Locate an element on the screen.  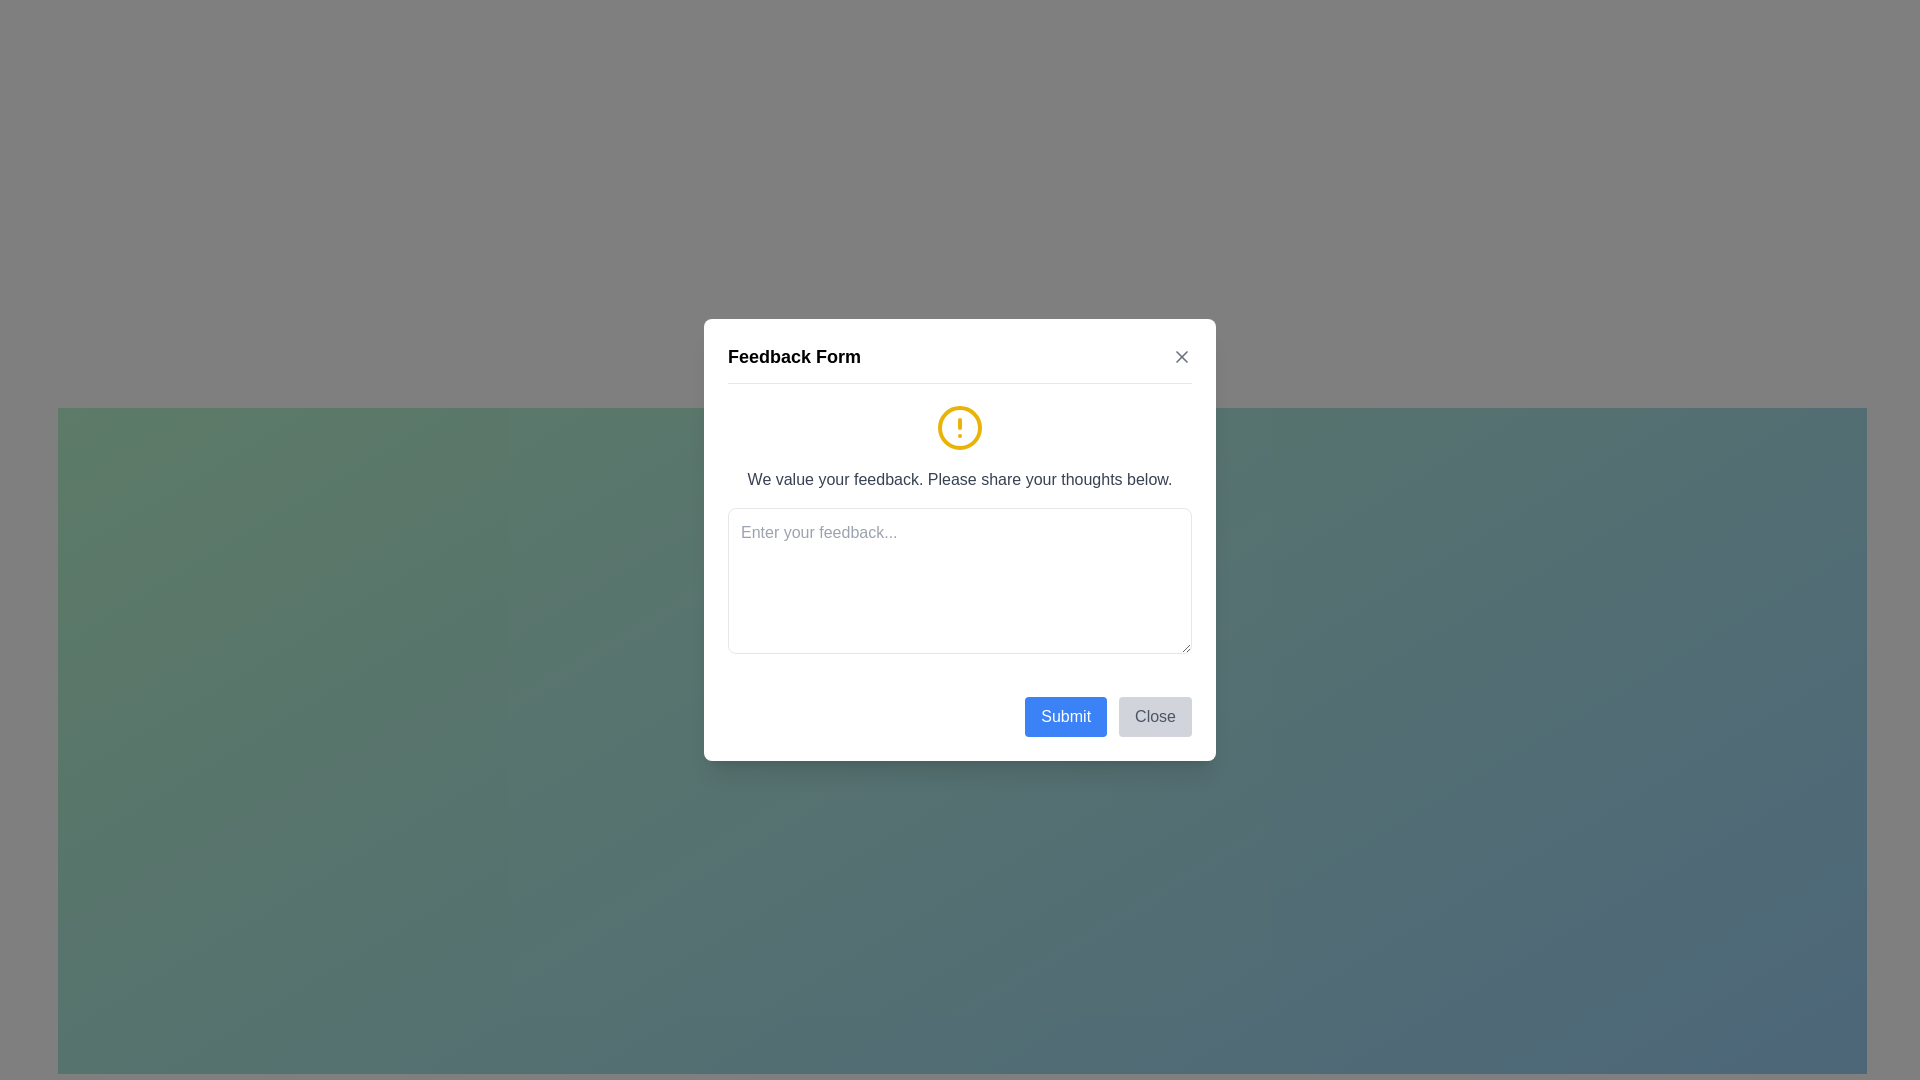
the visual indicator or warning symbol located directly above the text 'We value your feedback. Please share your thoughts below.' in the feedback modal is located at coordinates (960, 427).